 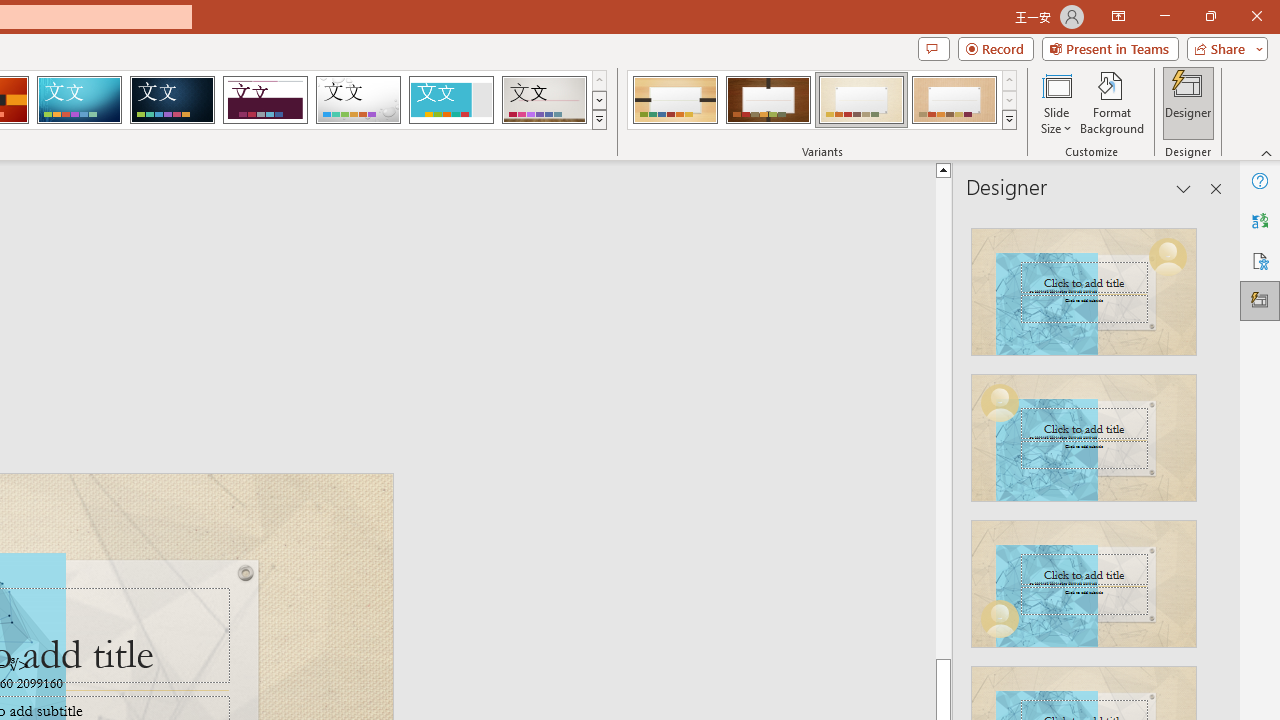 What do you see at coordinates (1009, 120) in the screenshot?
I see `'Variants'` at bounding box center [1009, 120].